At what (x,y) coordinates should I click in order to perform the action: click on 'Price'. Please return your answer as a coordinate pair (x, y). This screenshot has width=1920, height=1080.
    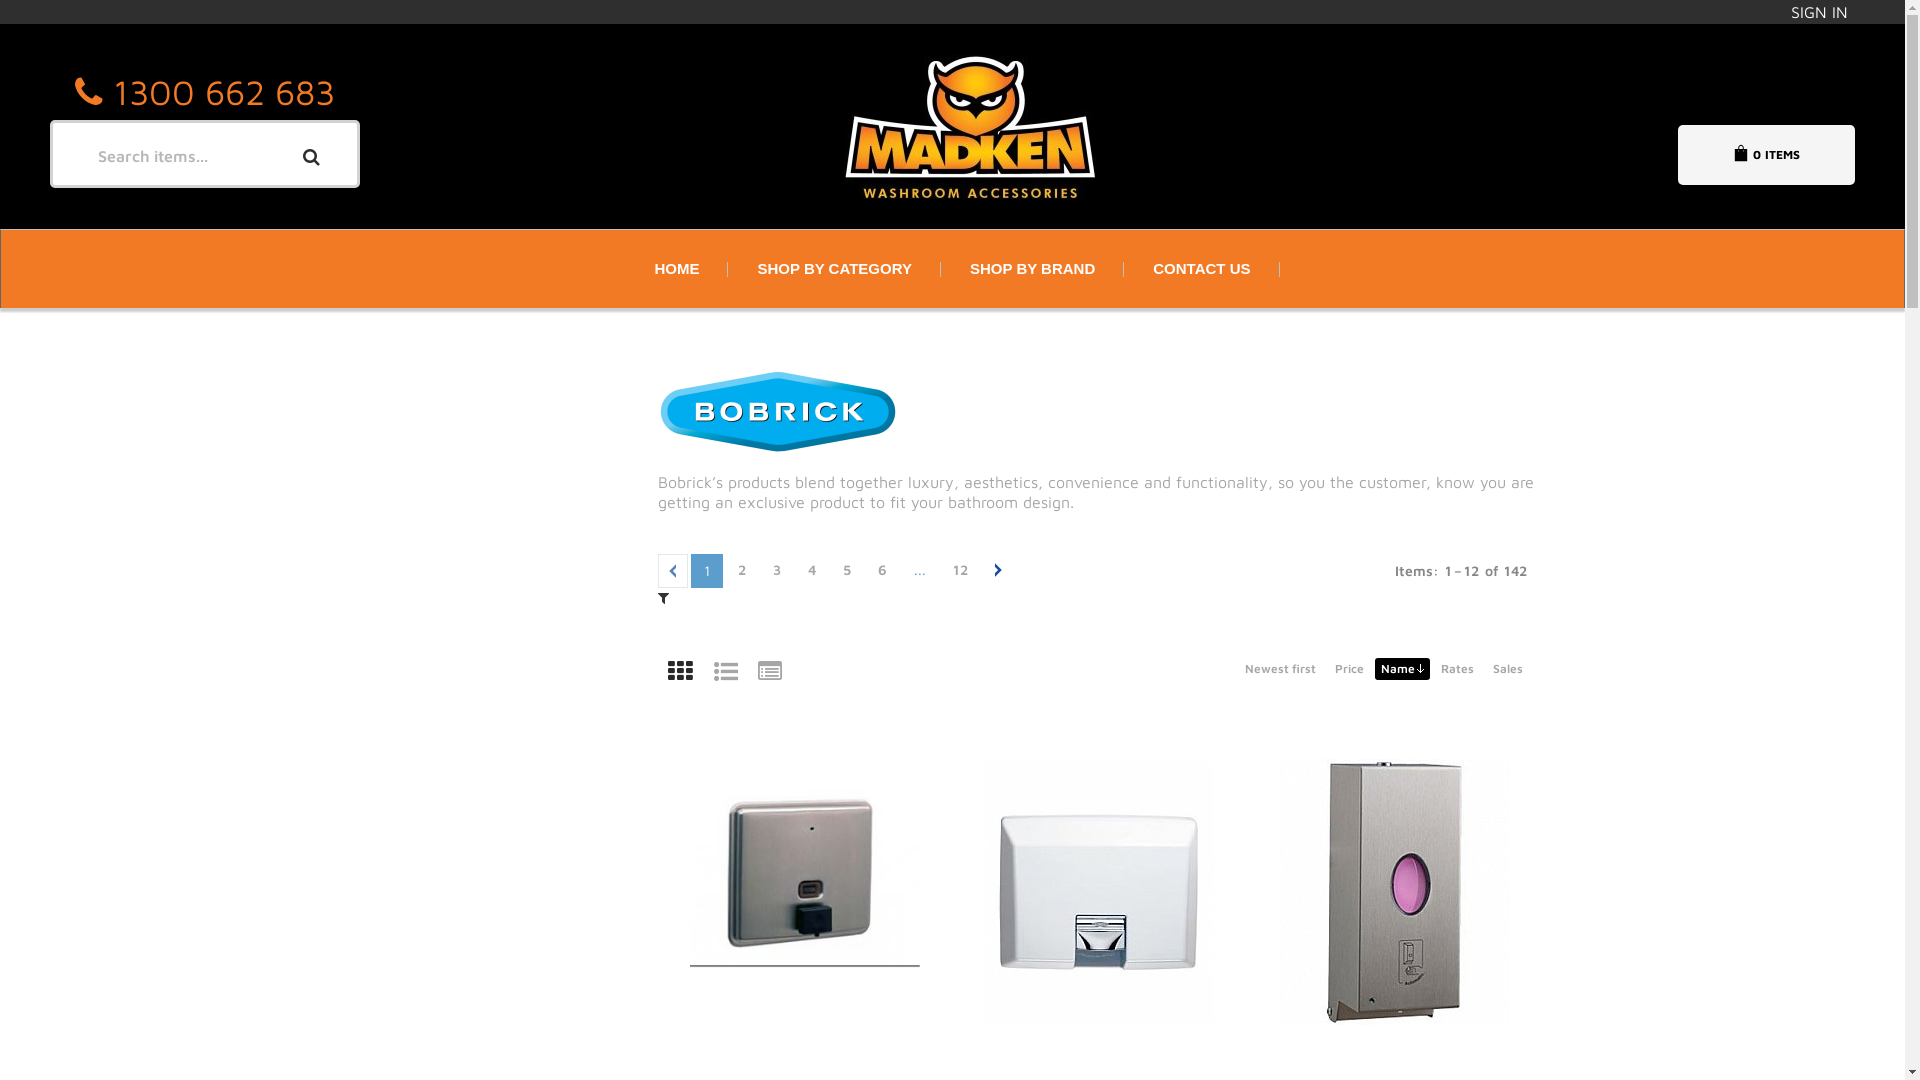
    Looking at the image, I should click on (1348, 668).